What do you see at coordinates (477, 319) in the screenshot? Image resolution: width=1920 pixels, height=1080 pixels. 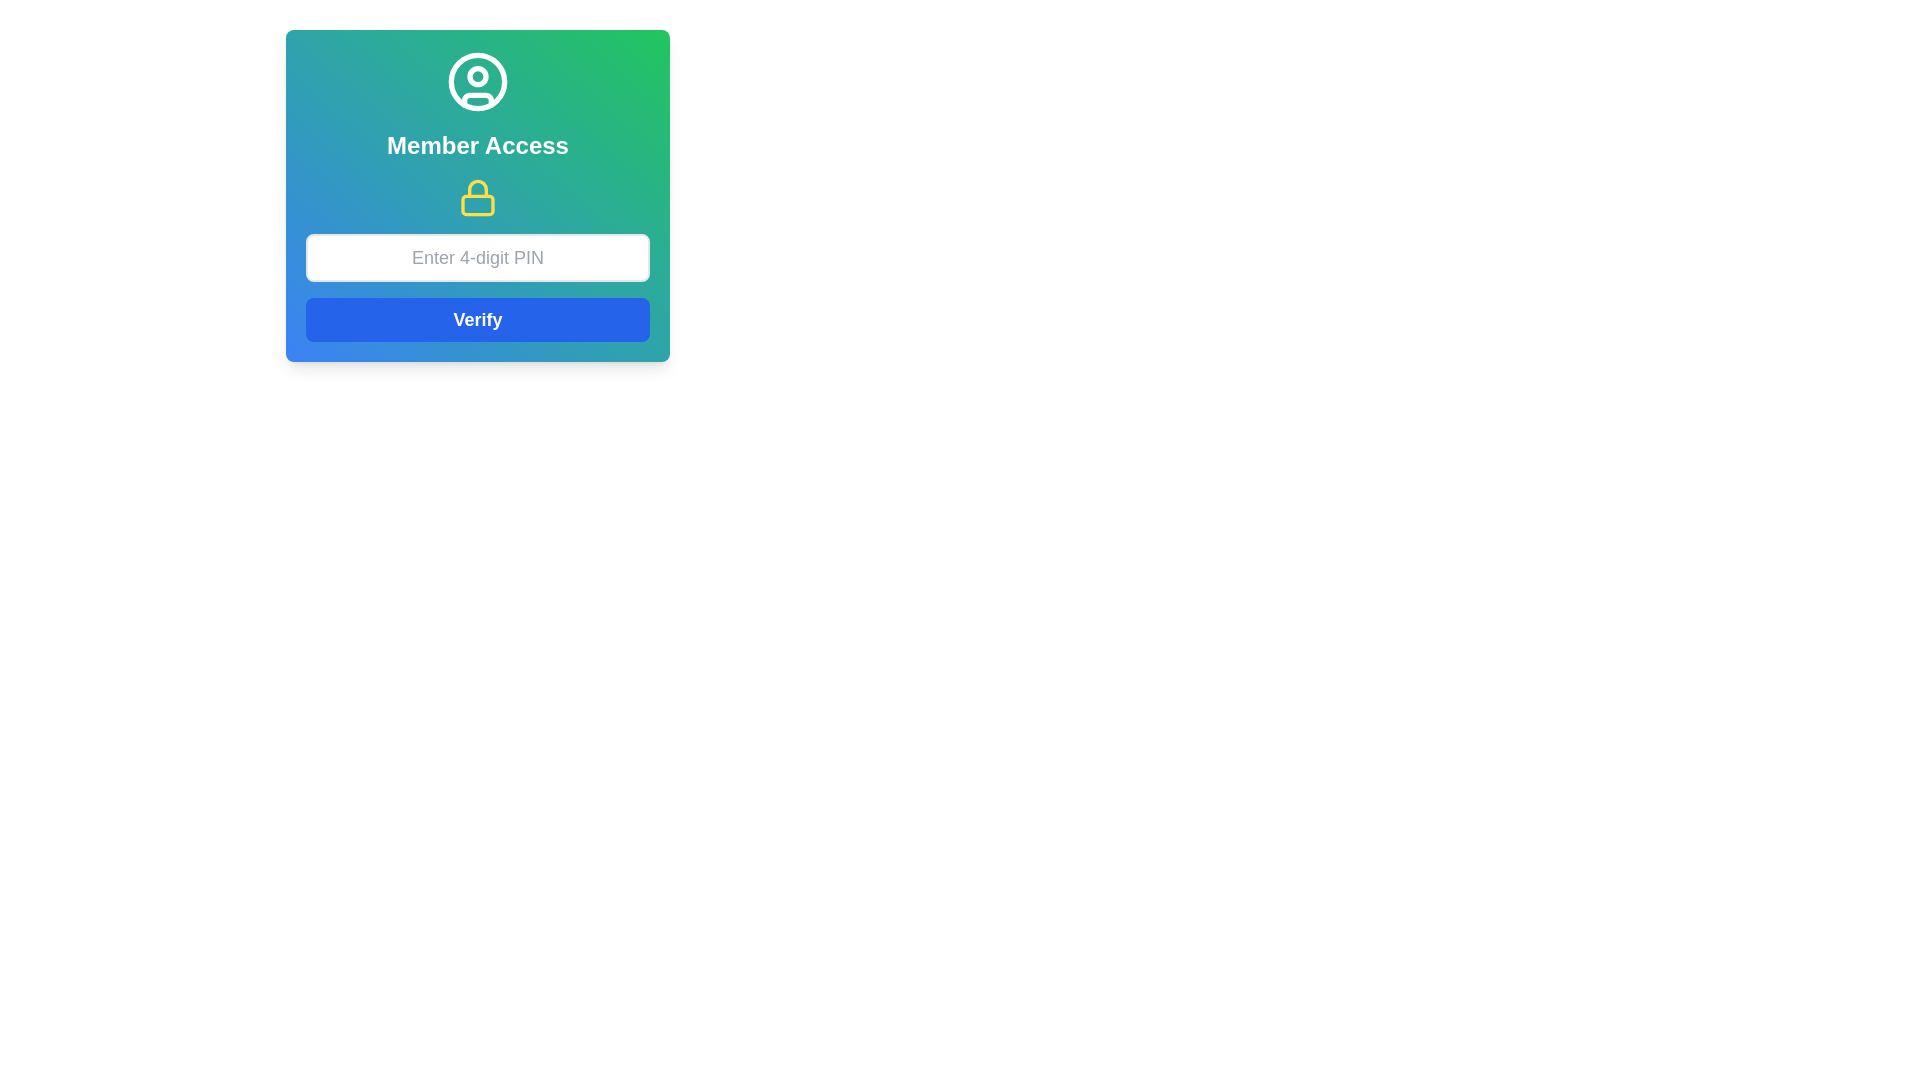 I see `the 'Verify' button, which is a rectangular button with a blue background and rounded corners, located below the 'Enter 4-digit PIN' input field to activate hover styling` at bounding box center [477, 319].